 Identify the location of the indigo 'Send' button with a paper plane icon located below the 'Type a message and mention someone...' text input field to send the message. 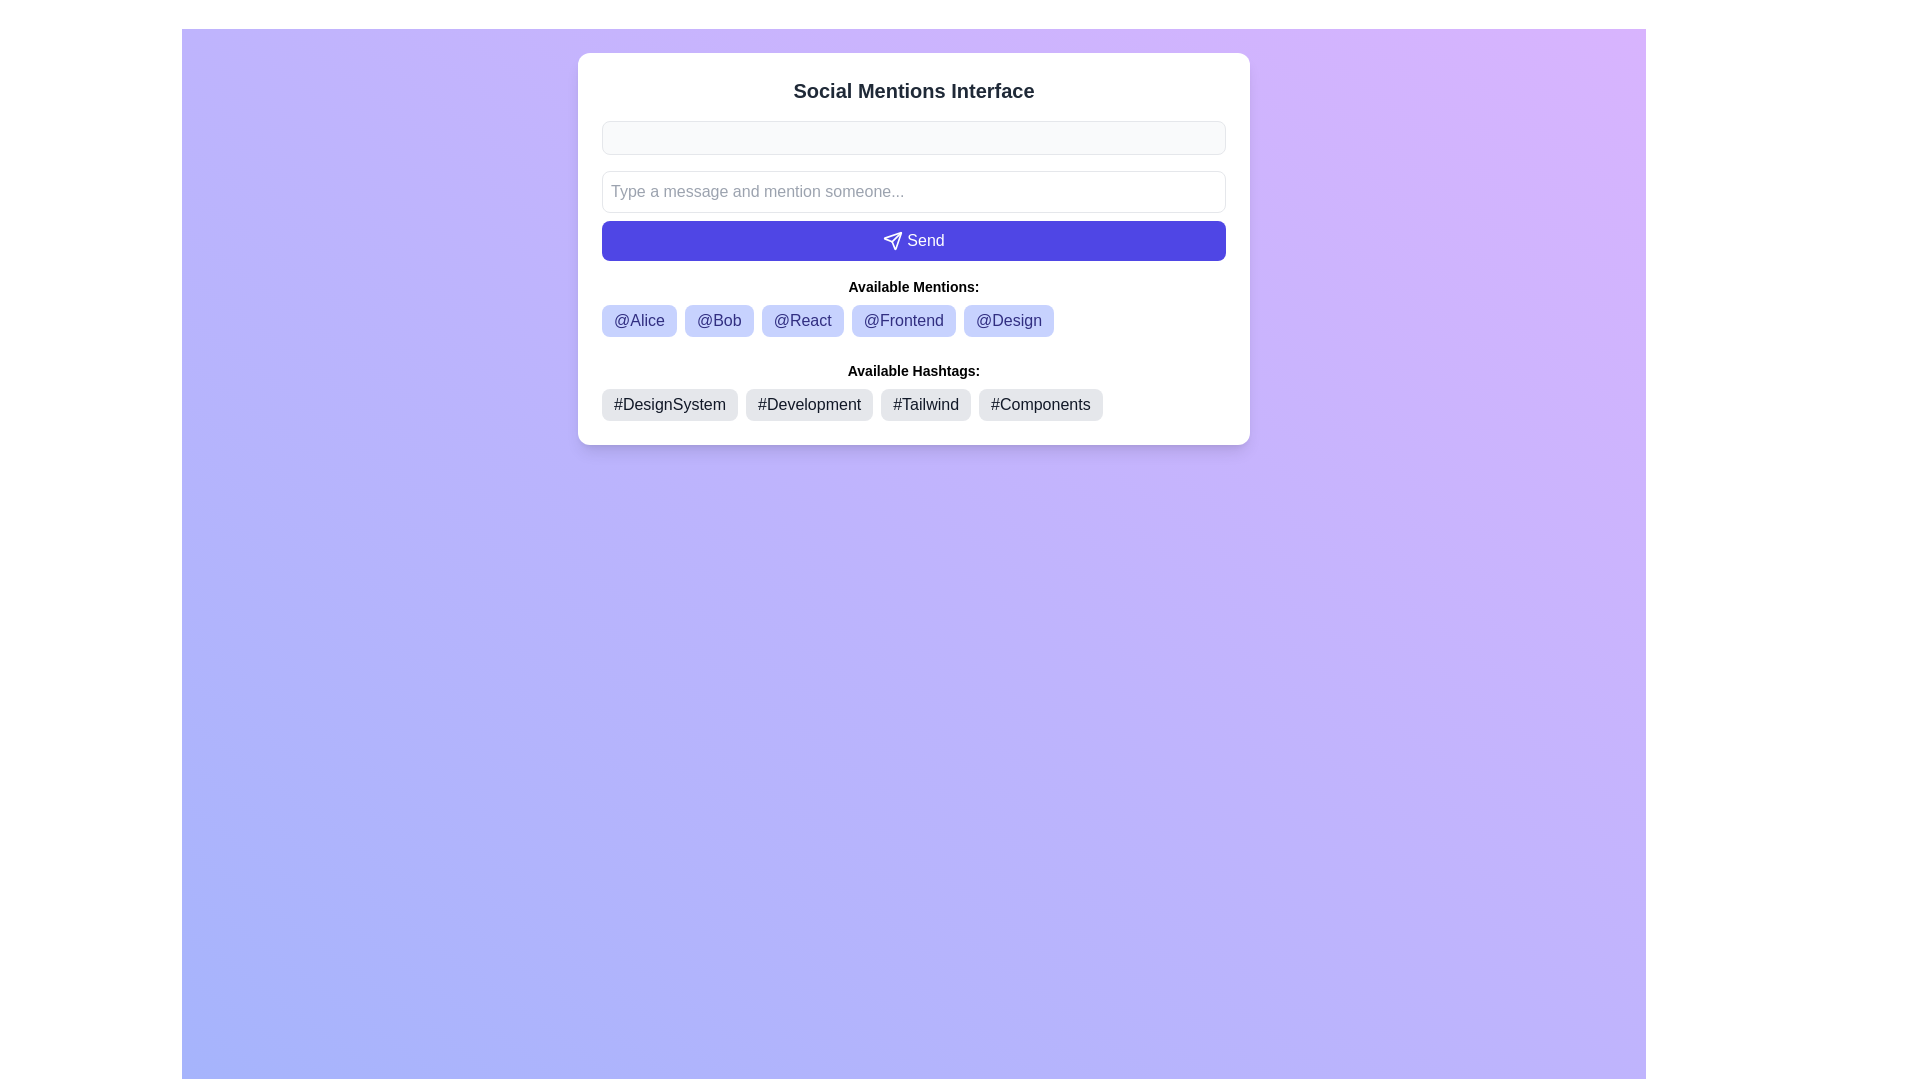
(912, 239).